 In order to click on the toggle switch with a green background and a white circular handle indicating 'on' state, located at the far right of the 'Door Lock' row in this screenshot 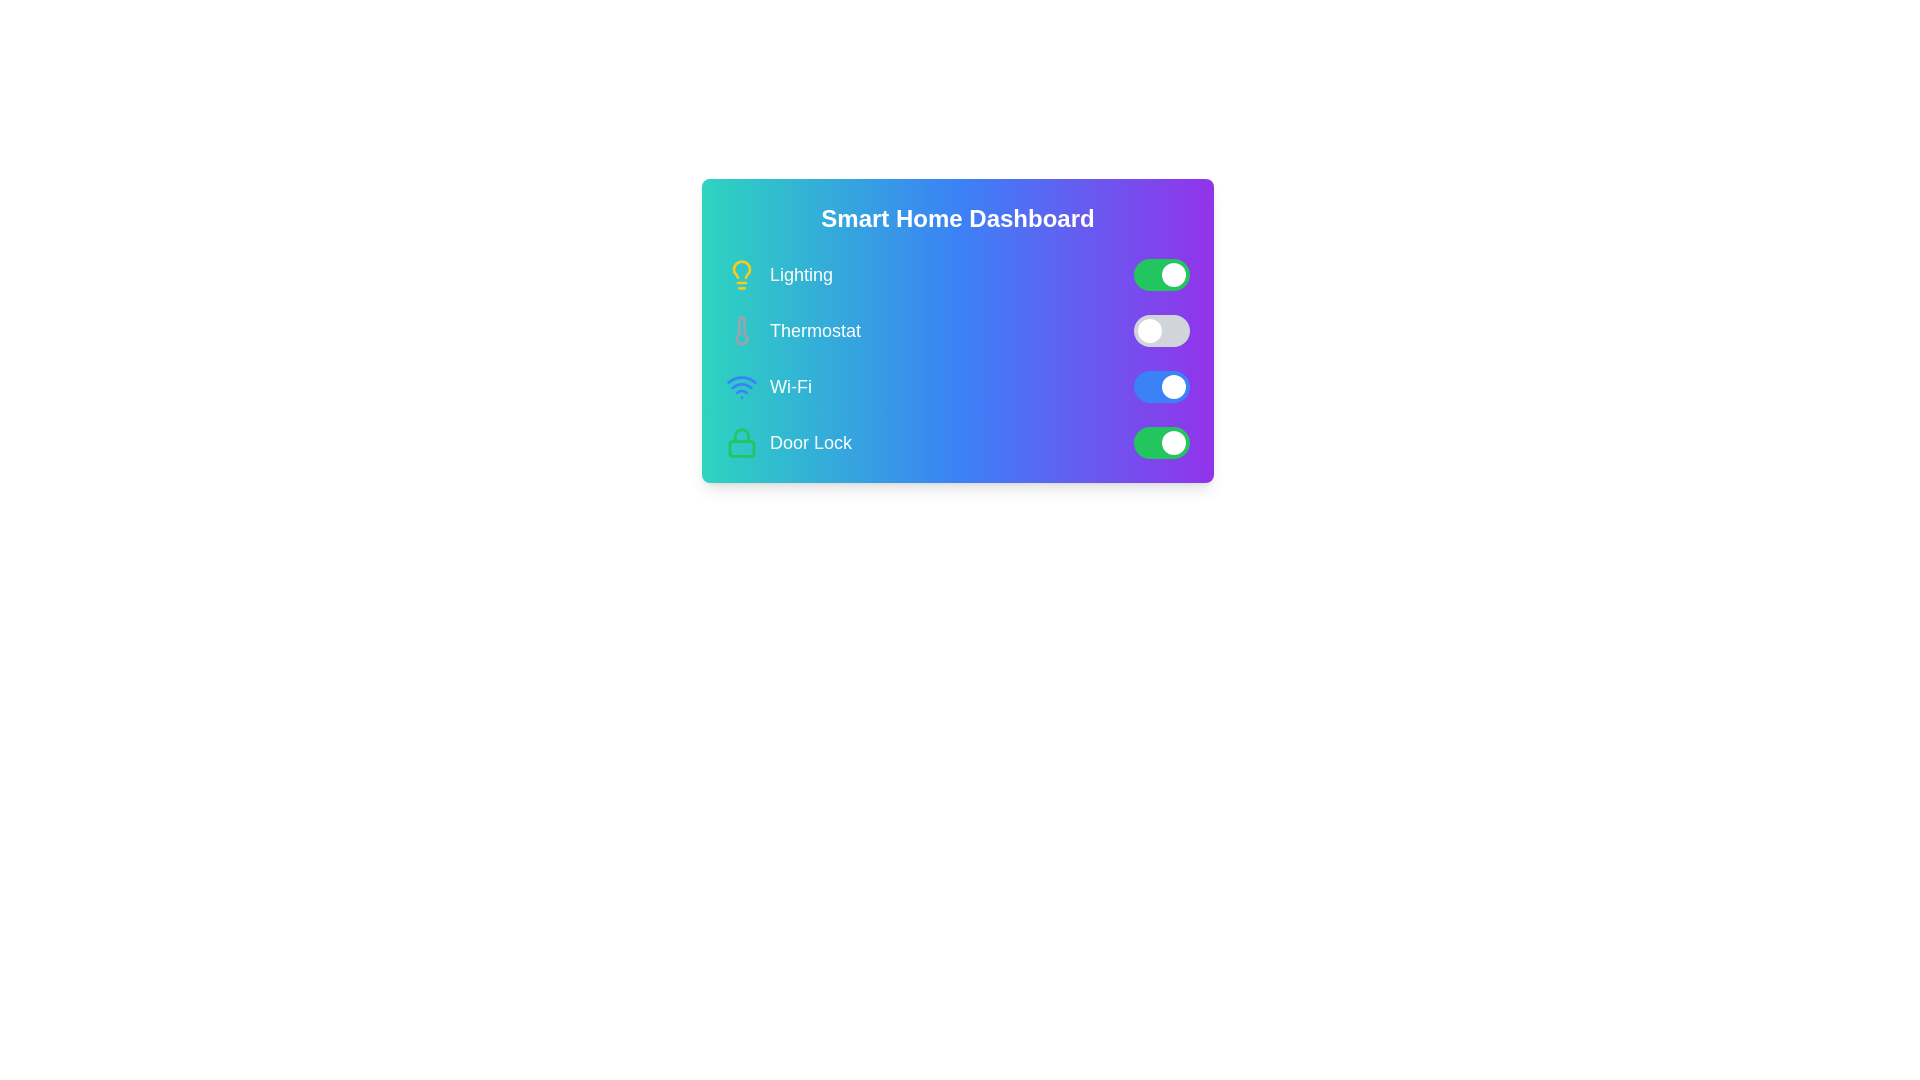, I will do `click(1161, 442)`.